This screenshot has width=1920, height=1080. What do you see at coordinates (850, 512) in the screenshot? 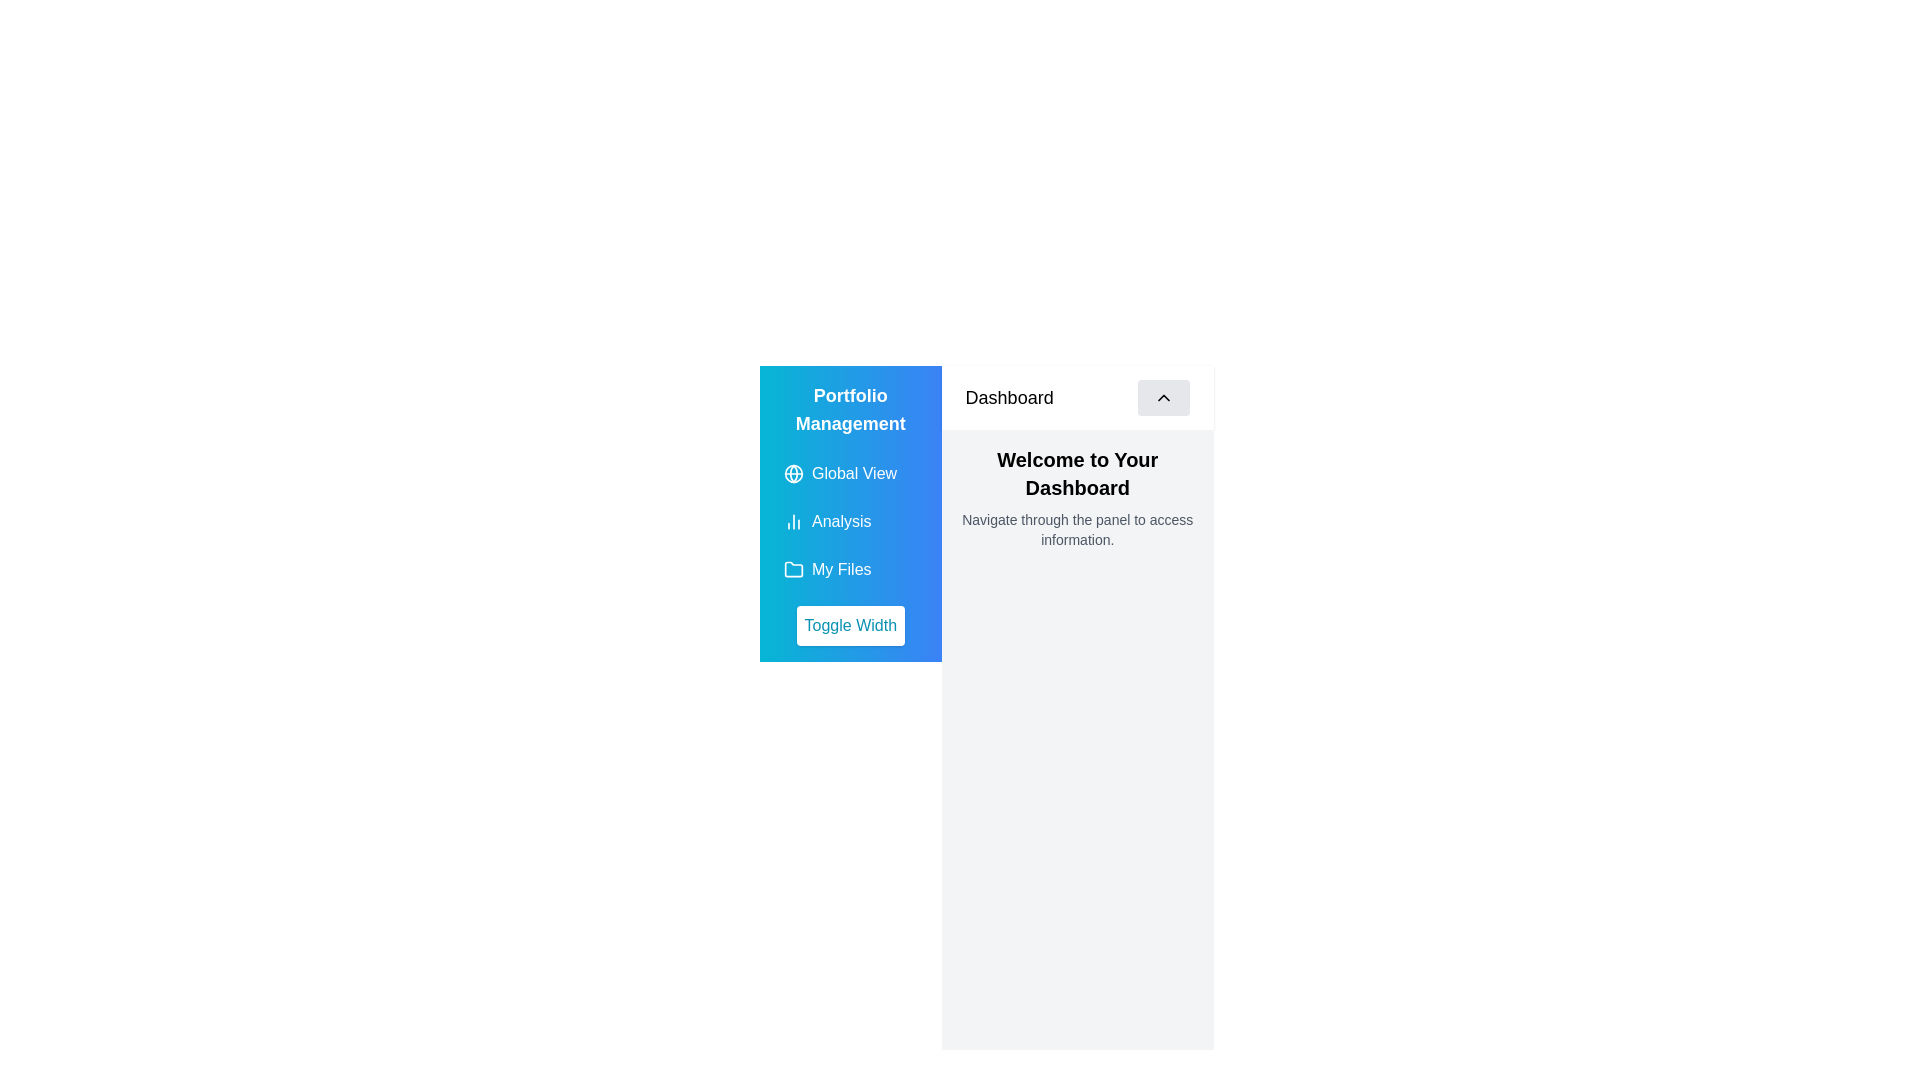
I see `the Navigation Menu located below the 'Portfolio Management' header` at bounding box center [850, 512].